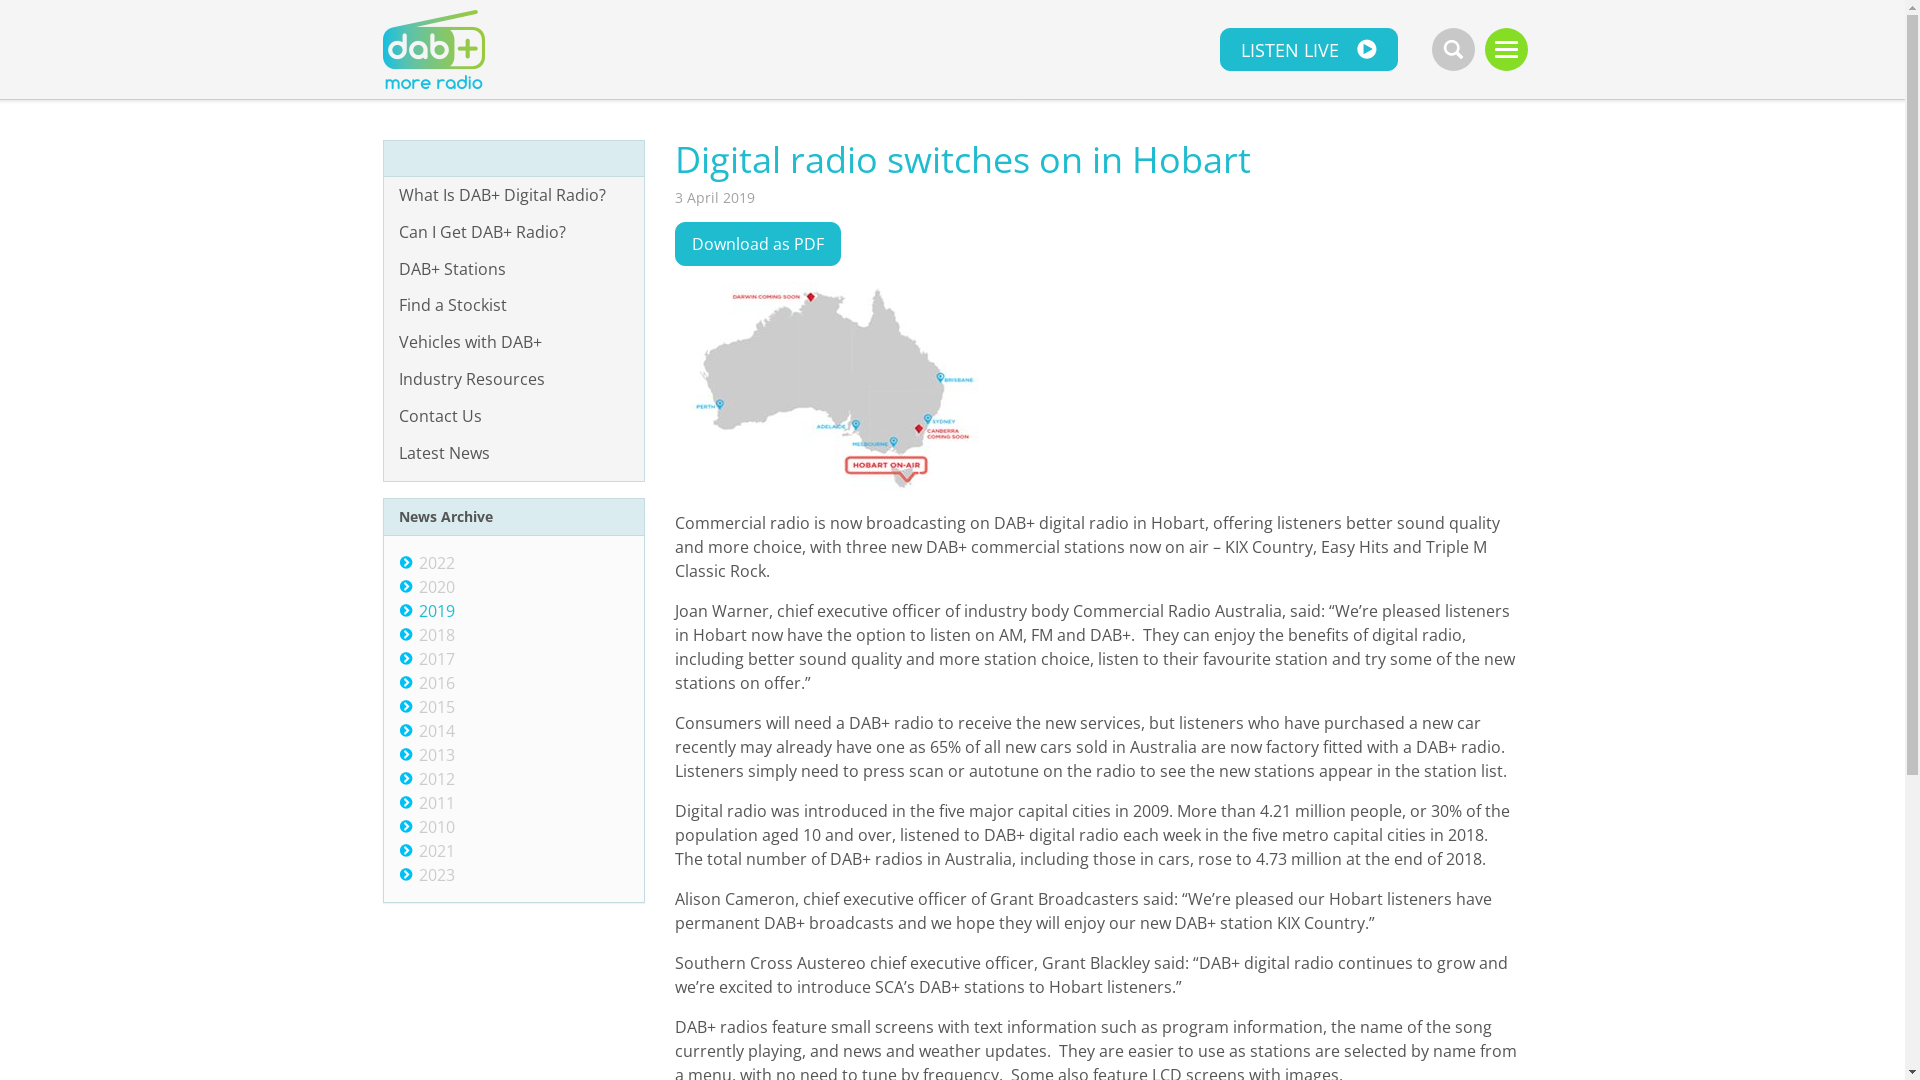 The width and height of the screenshot is (1920, 1080). What do you see at coordinates (384, 379) in the screenshot?
I see `'Industry Resources'` at bounding box center [384, 379].